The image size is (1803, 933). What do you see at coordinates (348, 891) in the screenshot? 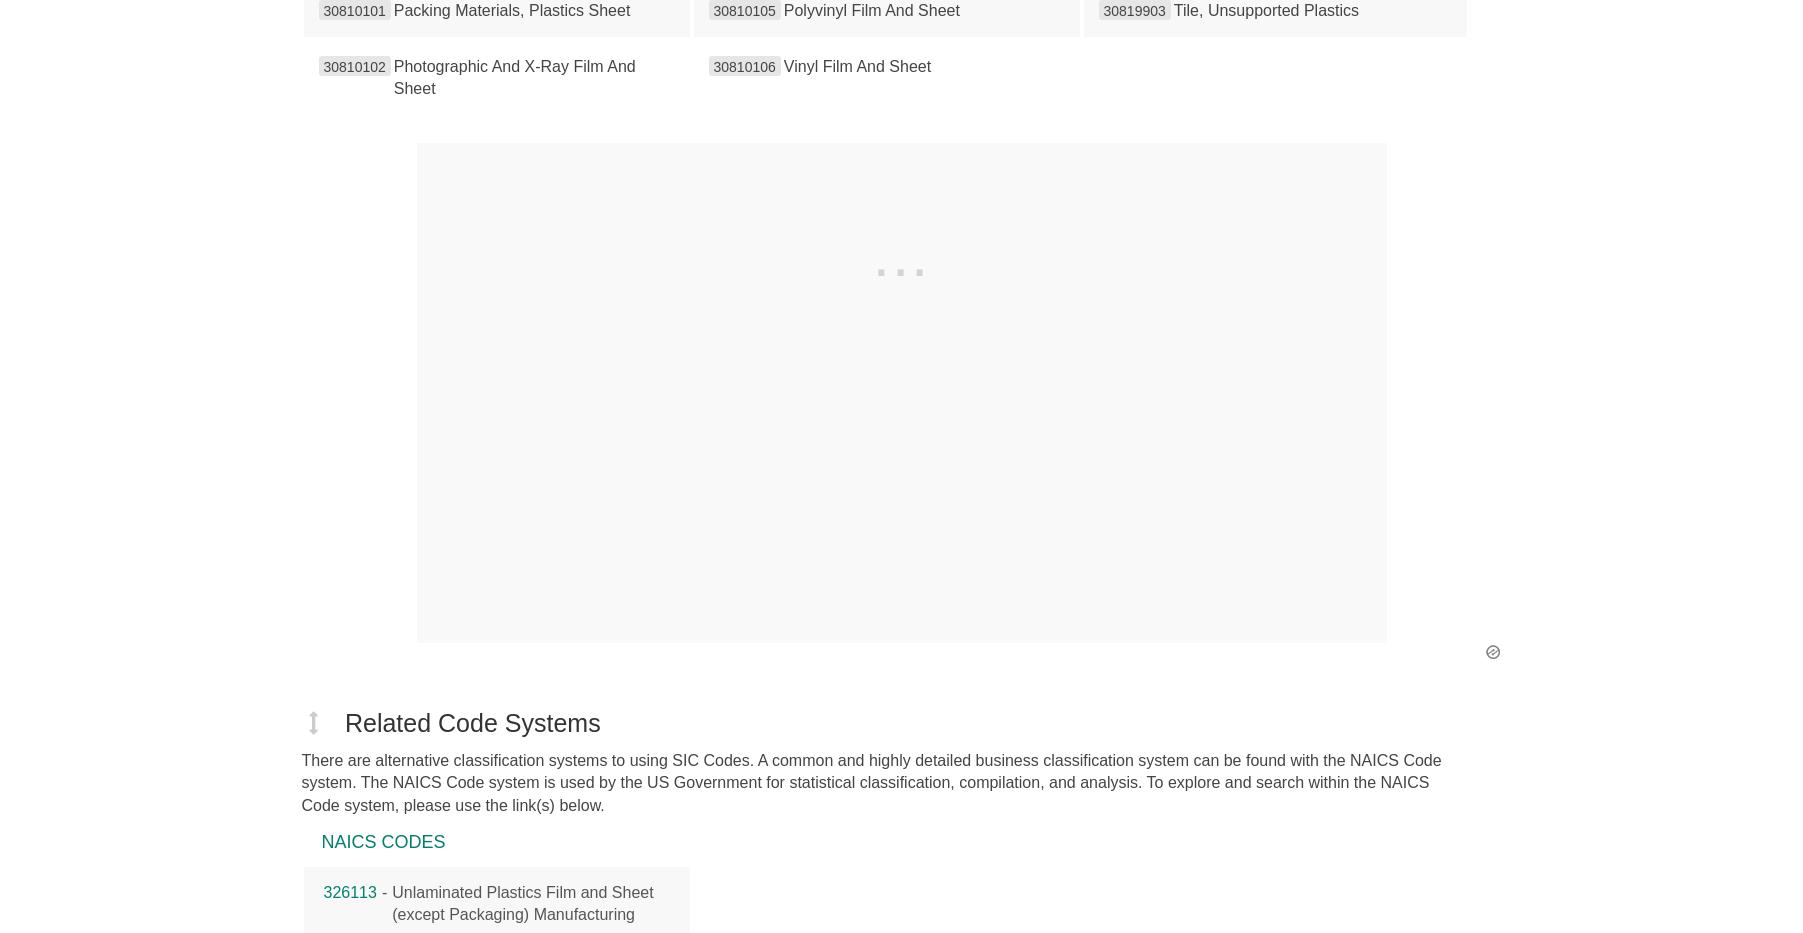
I see `'326113'` at bounding box center [348, 891].